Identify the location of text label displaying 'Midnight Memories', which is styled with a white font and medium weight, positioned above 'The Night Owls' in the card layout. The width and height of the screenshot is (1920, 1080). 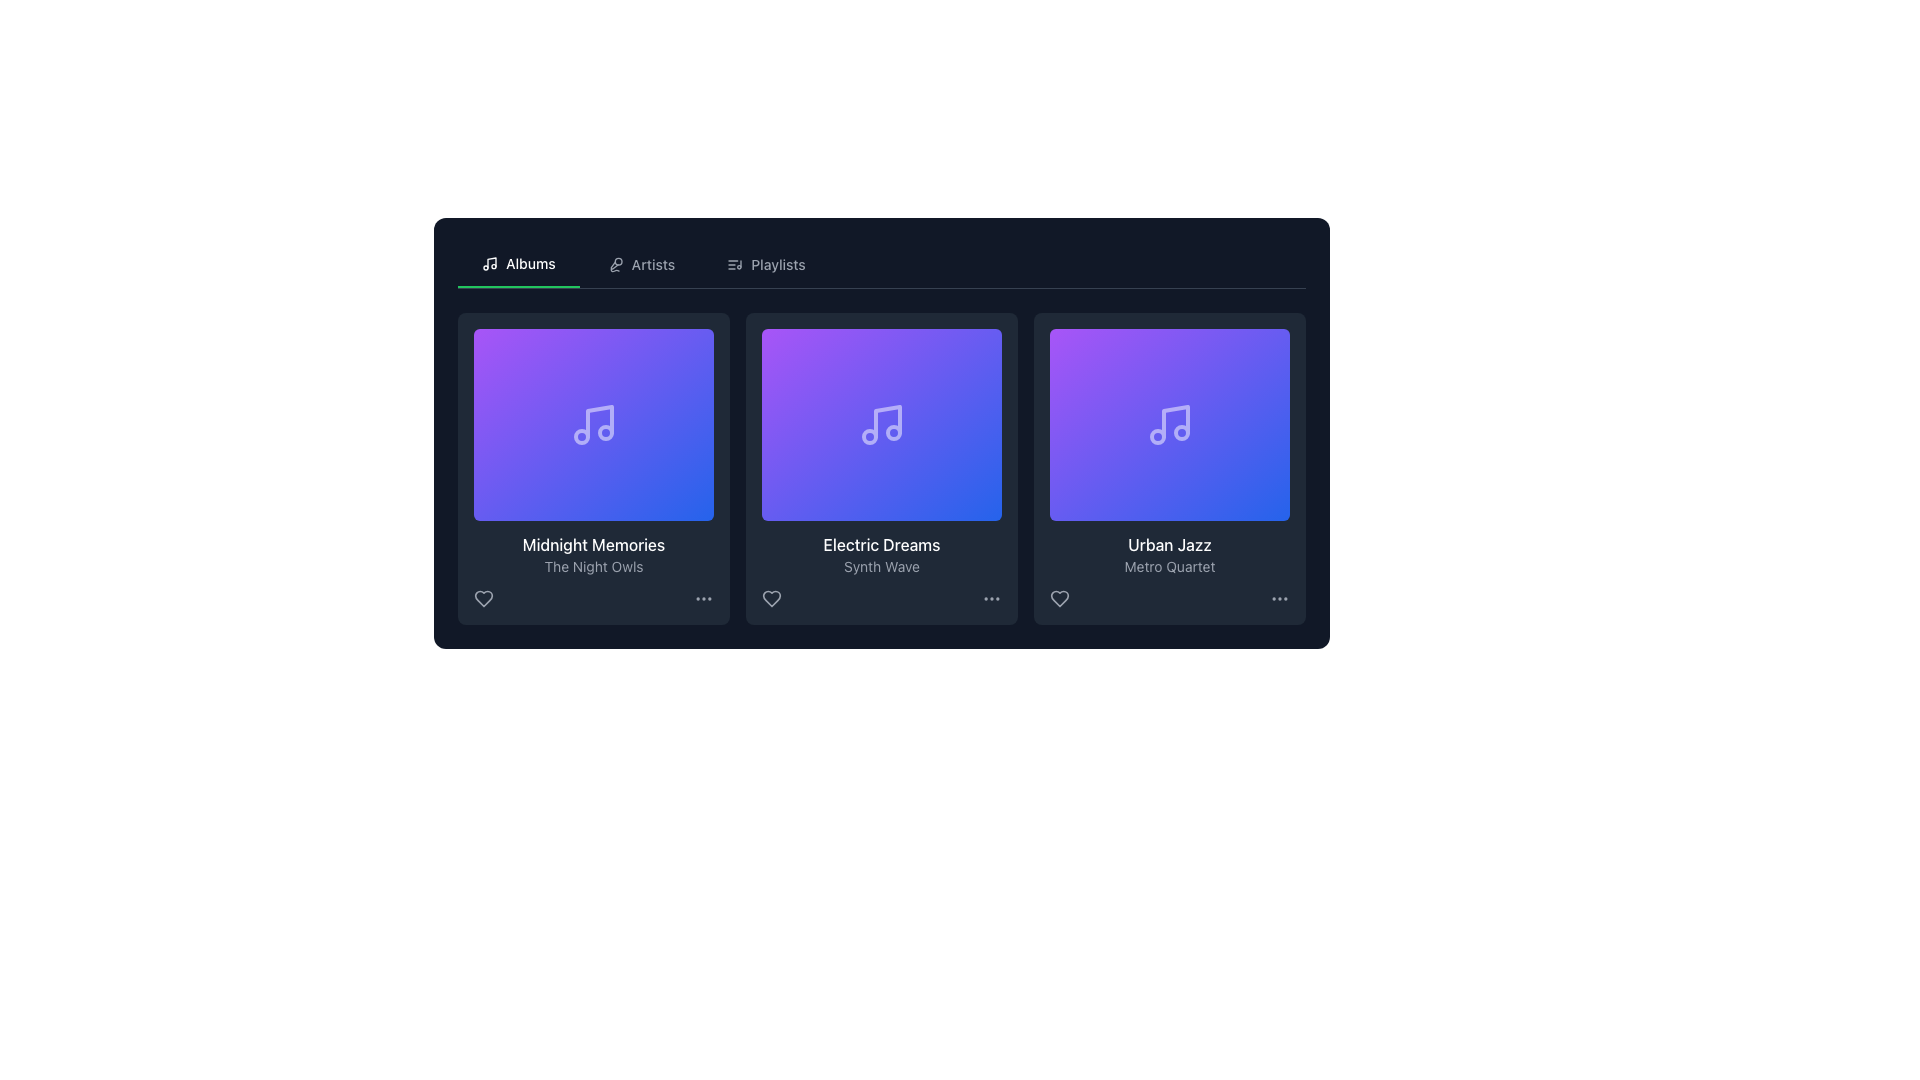
(593, 544).